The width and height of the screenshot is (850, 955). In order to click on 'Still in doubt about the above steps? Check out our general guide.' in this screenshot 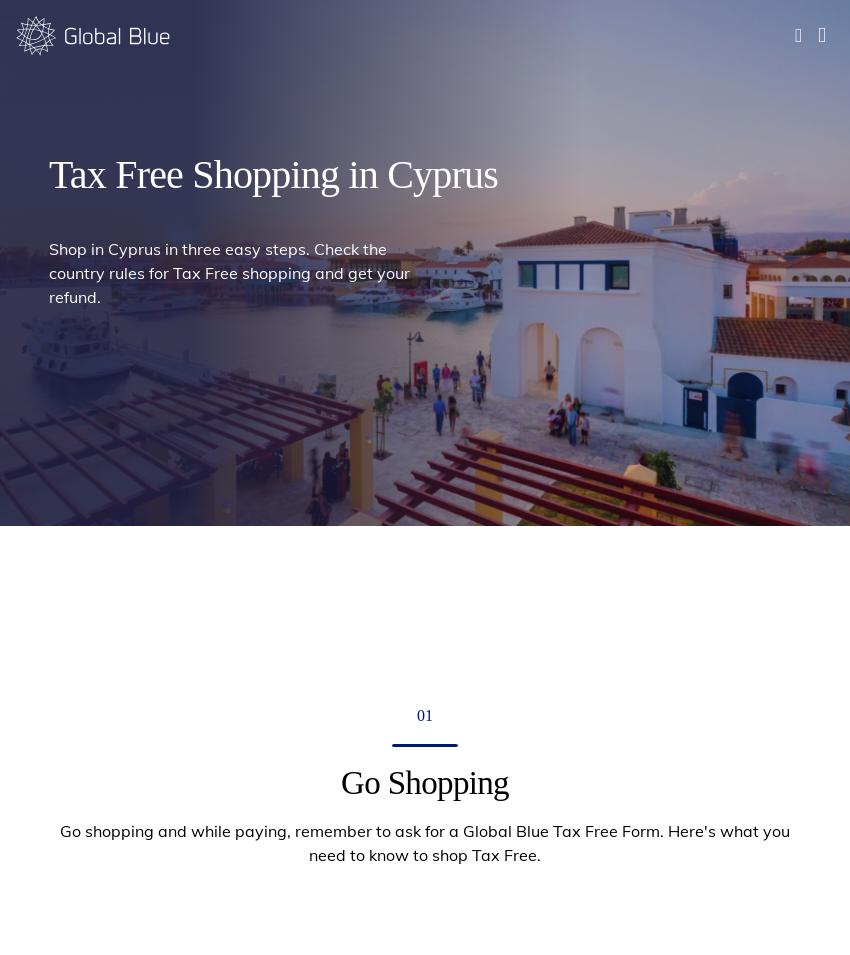, I will do `click(425, 11)`.